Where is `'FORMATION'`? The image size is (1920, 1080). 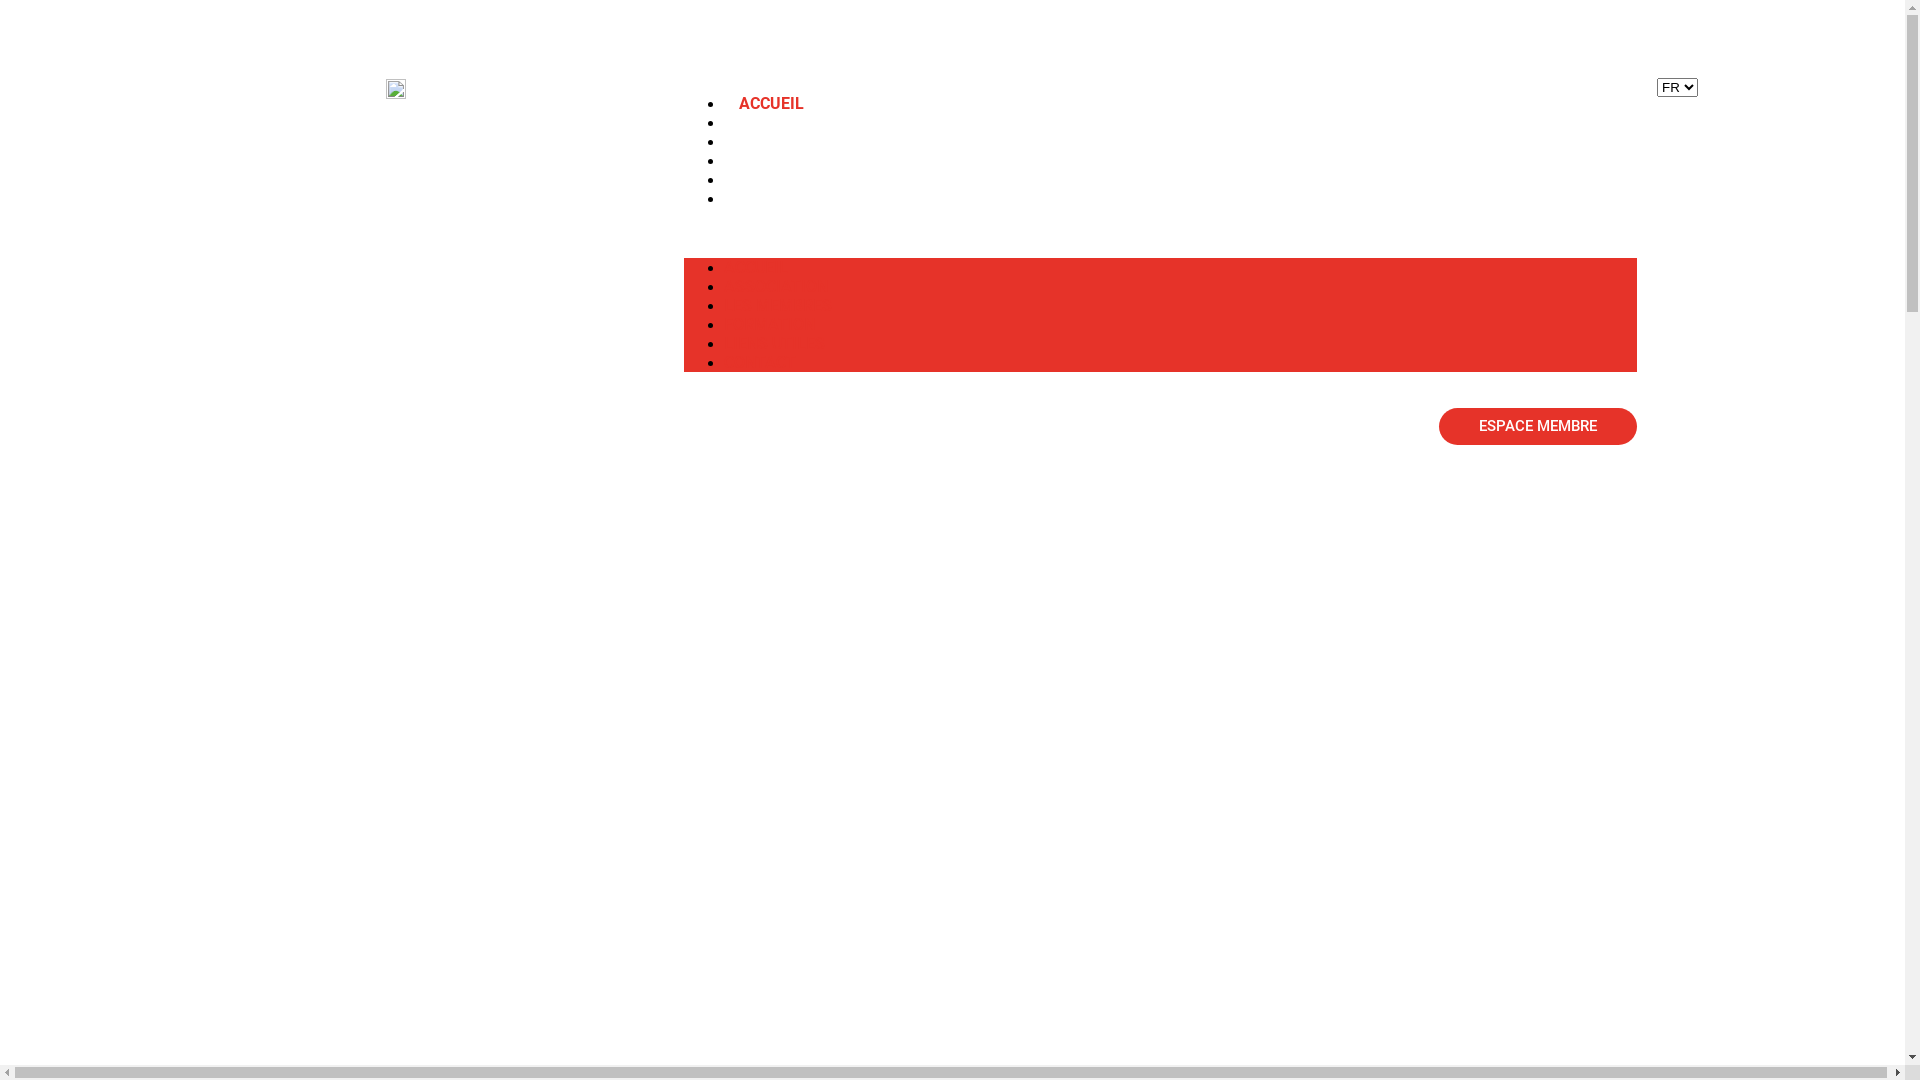 'FORMATION' is located at coordinates (783, 159).